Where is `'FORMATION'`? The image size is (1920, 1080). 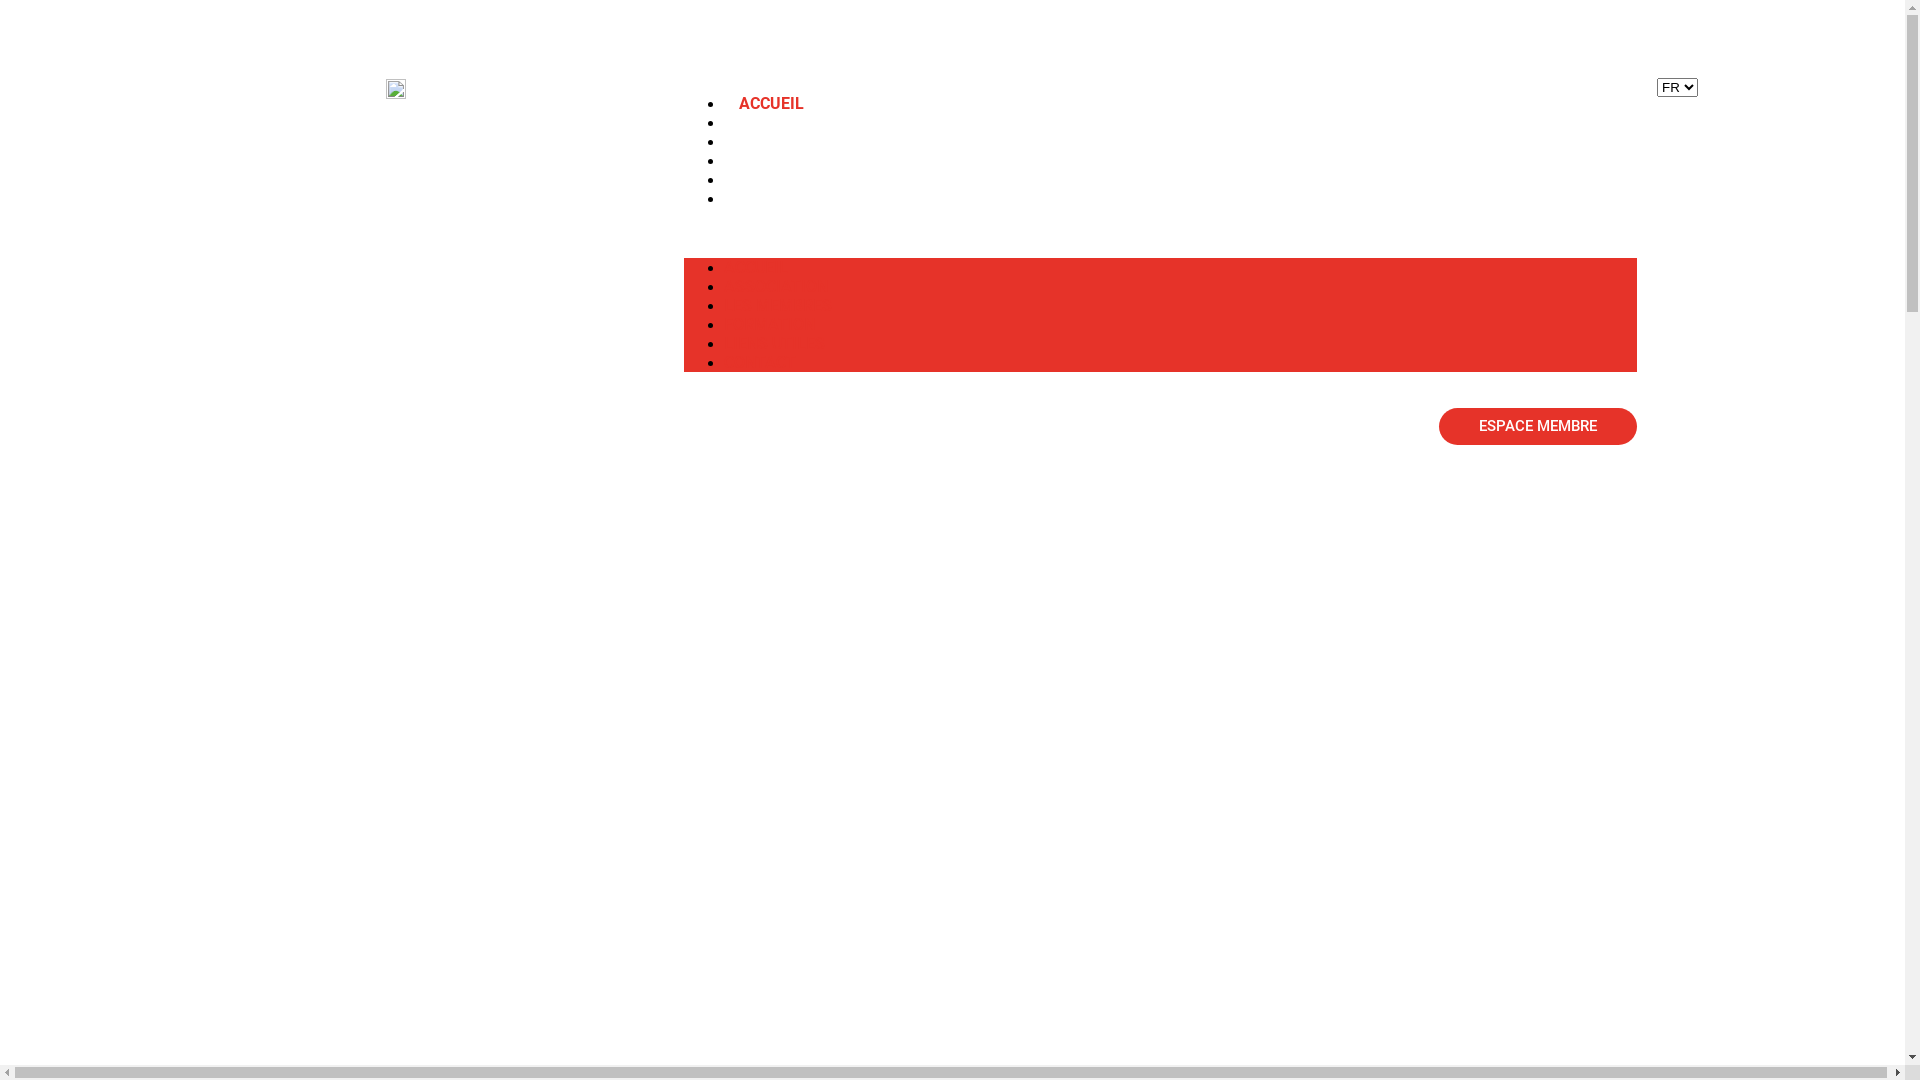 'FORMATION' is located at coordinates (783, 159).